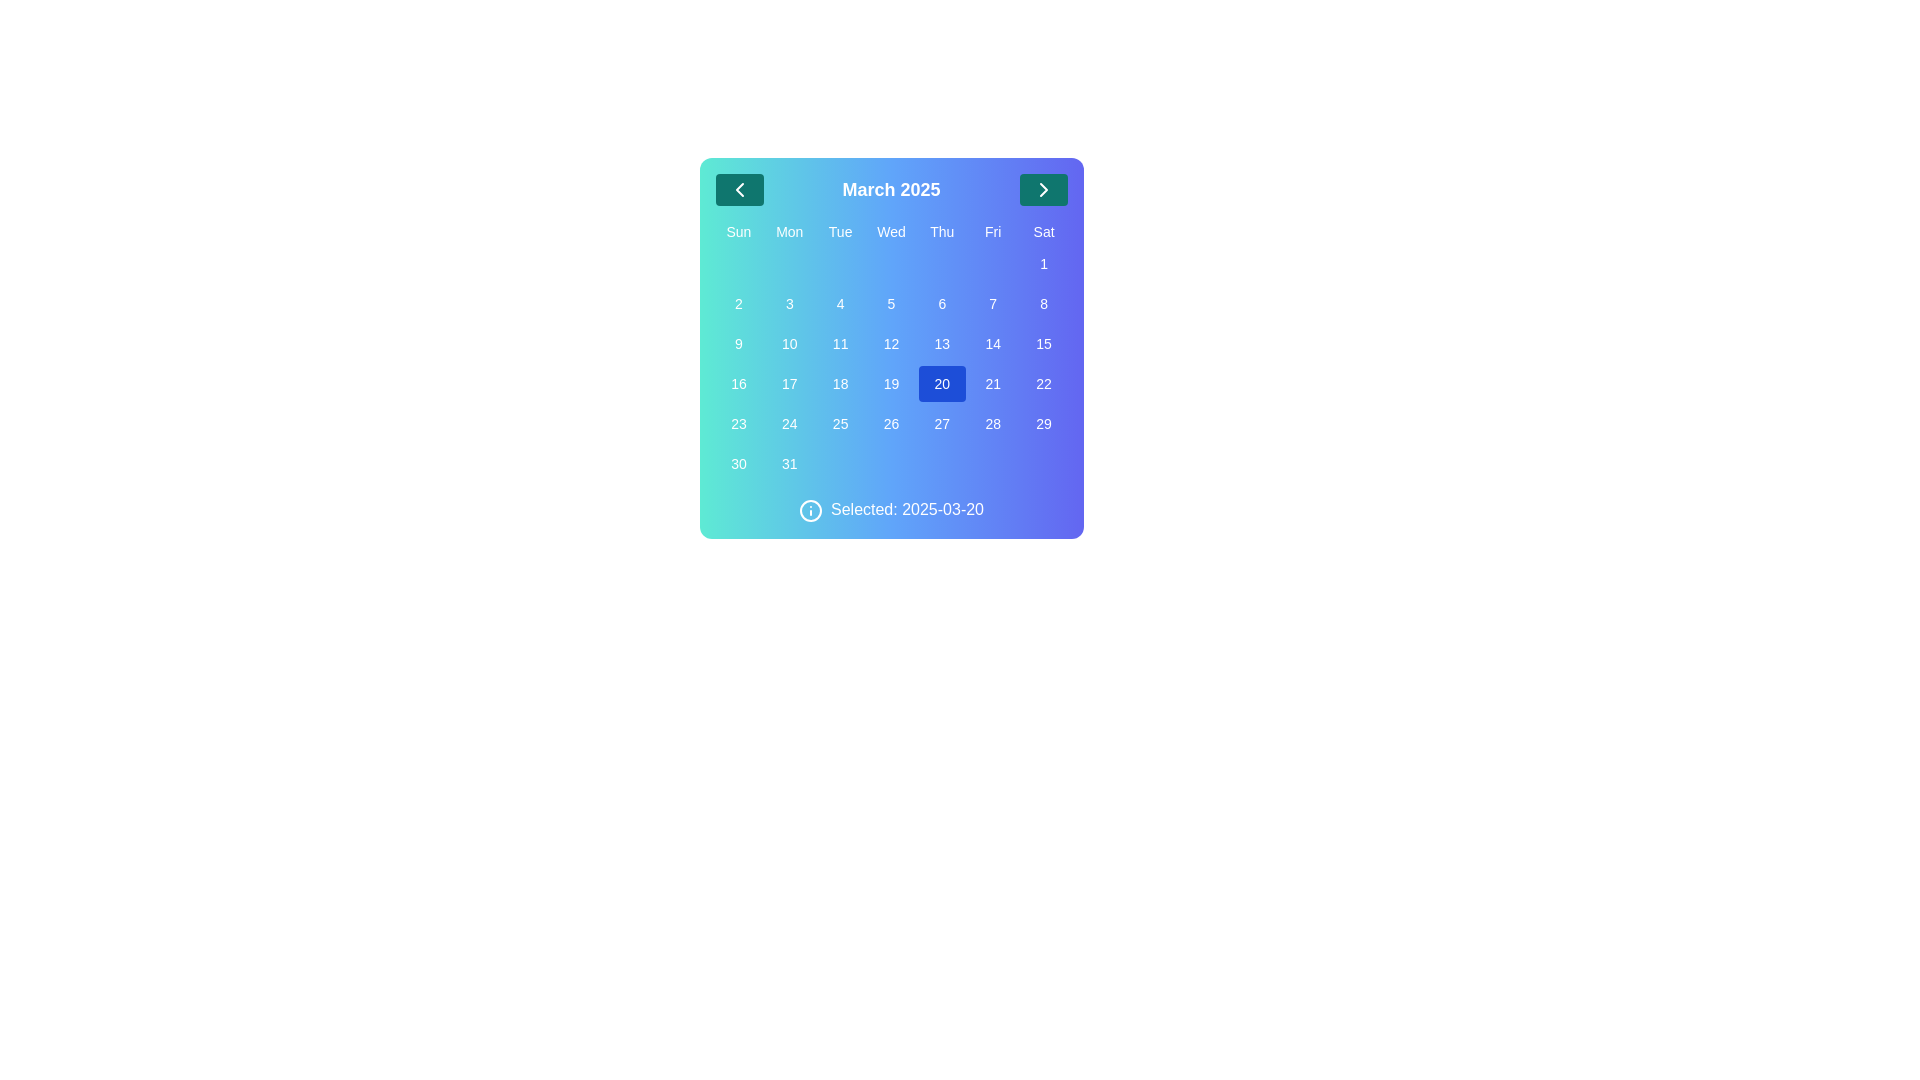 This screenshot has height=1080, width=1920. What do you see at coordinates (1042, 189) in the screenshot?
I see `the white chevron icon within the dark green circular button located on the right side of the header displaying 'March 2025'` at bounding box center [1042, 189].